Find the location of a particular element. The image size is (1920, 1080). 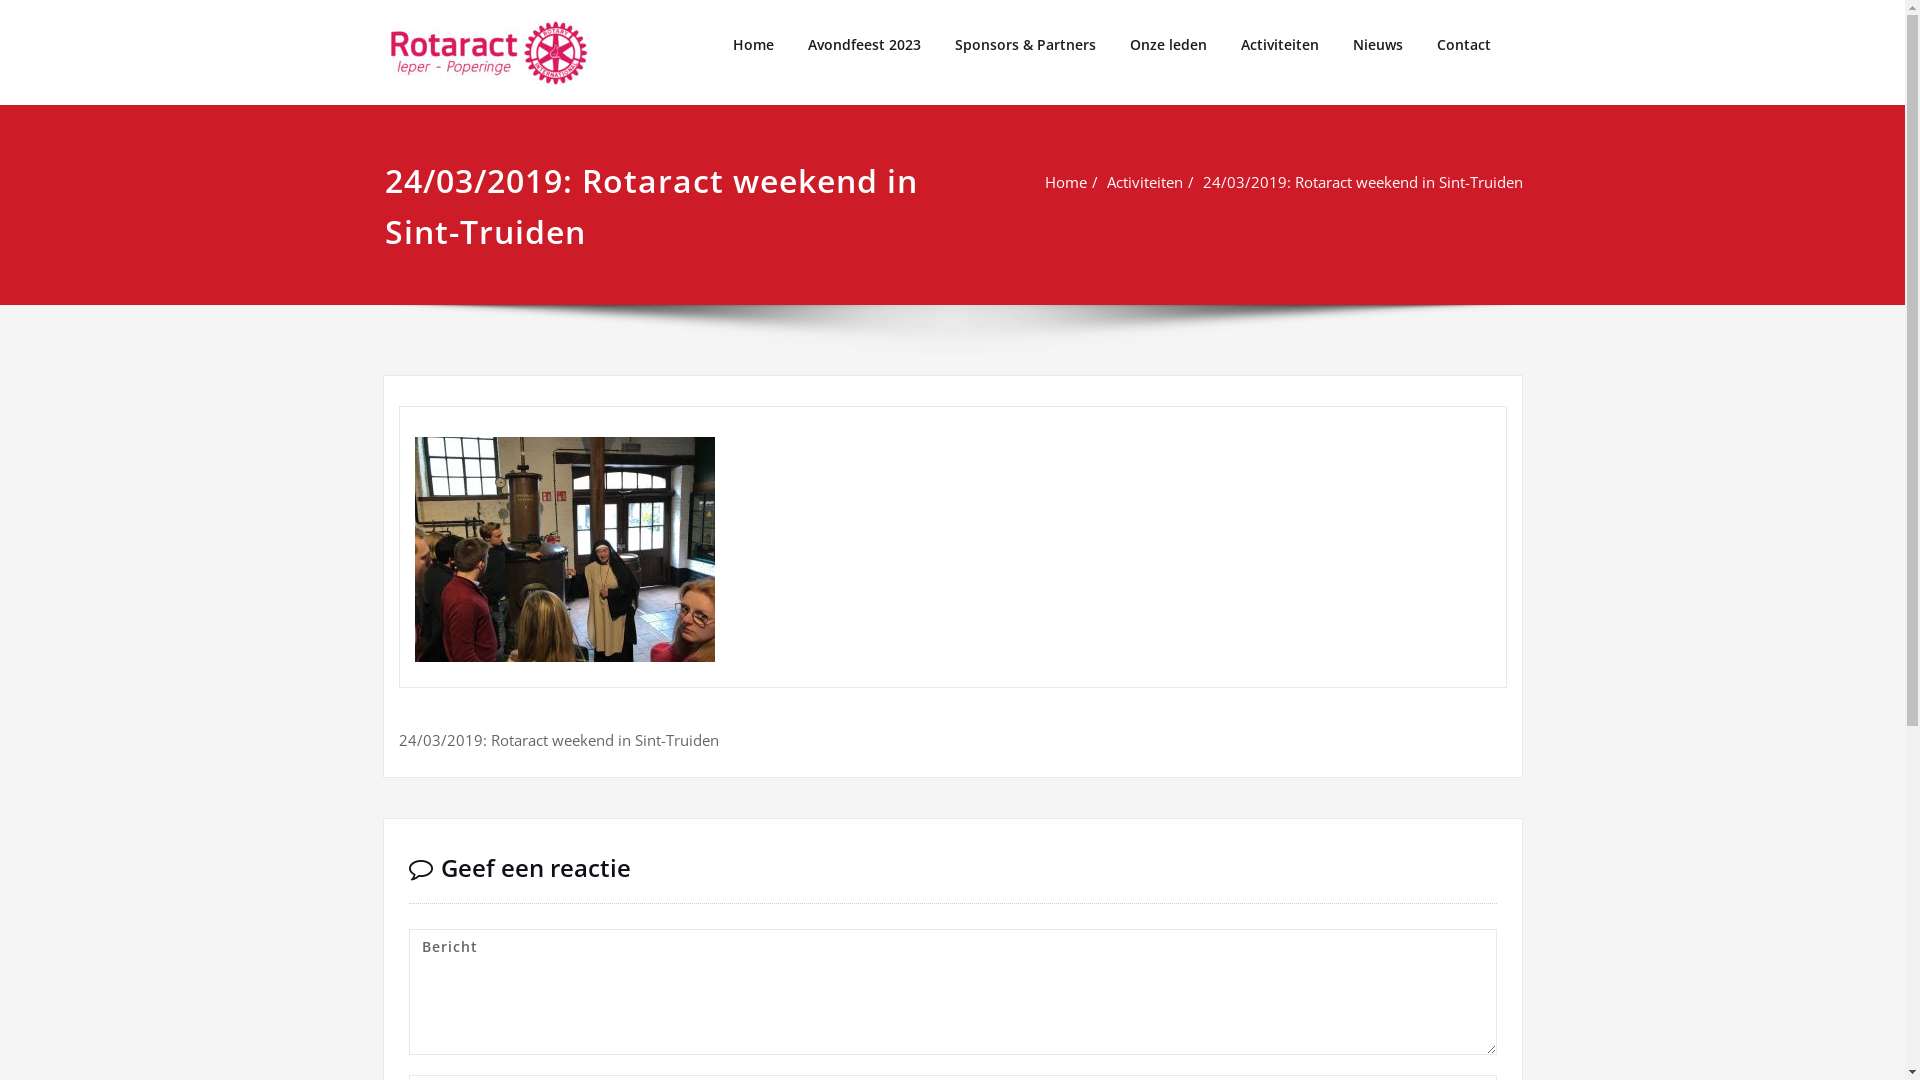

'Onze leden' is located at coordinates (1167, 45).